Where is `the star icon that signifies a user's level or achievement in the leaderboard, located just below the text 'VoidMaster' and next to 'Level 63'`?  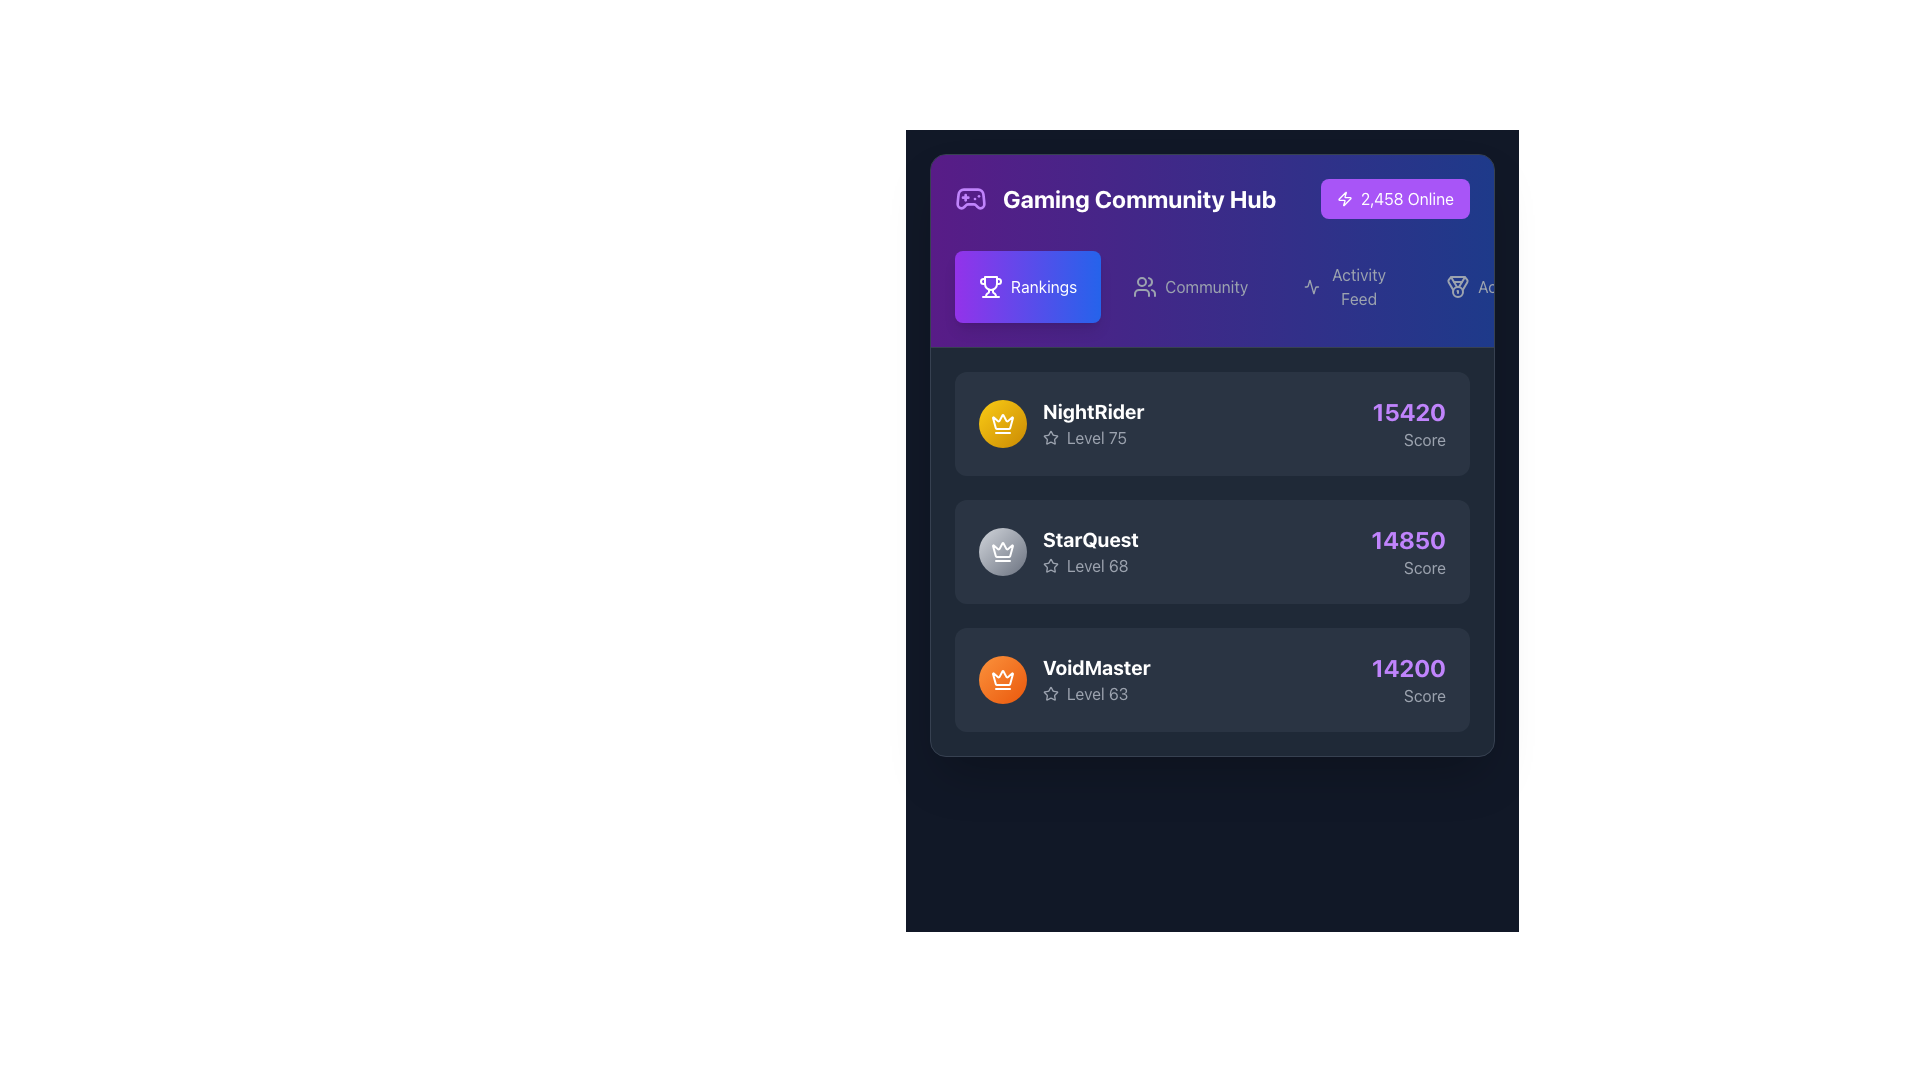
the star icon that signifies a user's level or achievement in the leaderboard, located just below the text 'VoidMaster' and next to 'Level 63' is located at coordinates (1050, 693).